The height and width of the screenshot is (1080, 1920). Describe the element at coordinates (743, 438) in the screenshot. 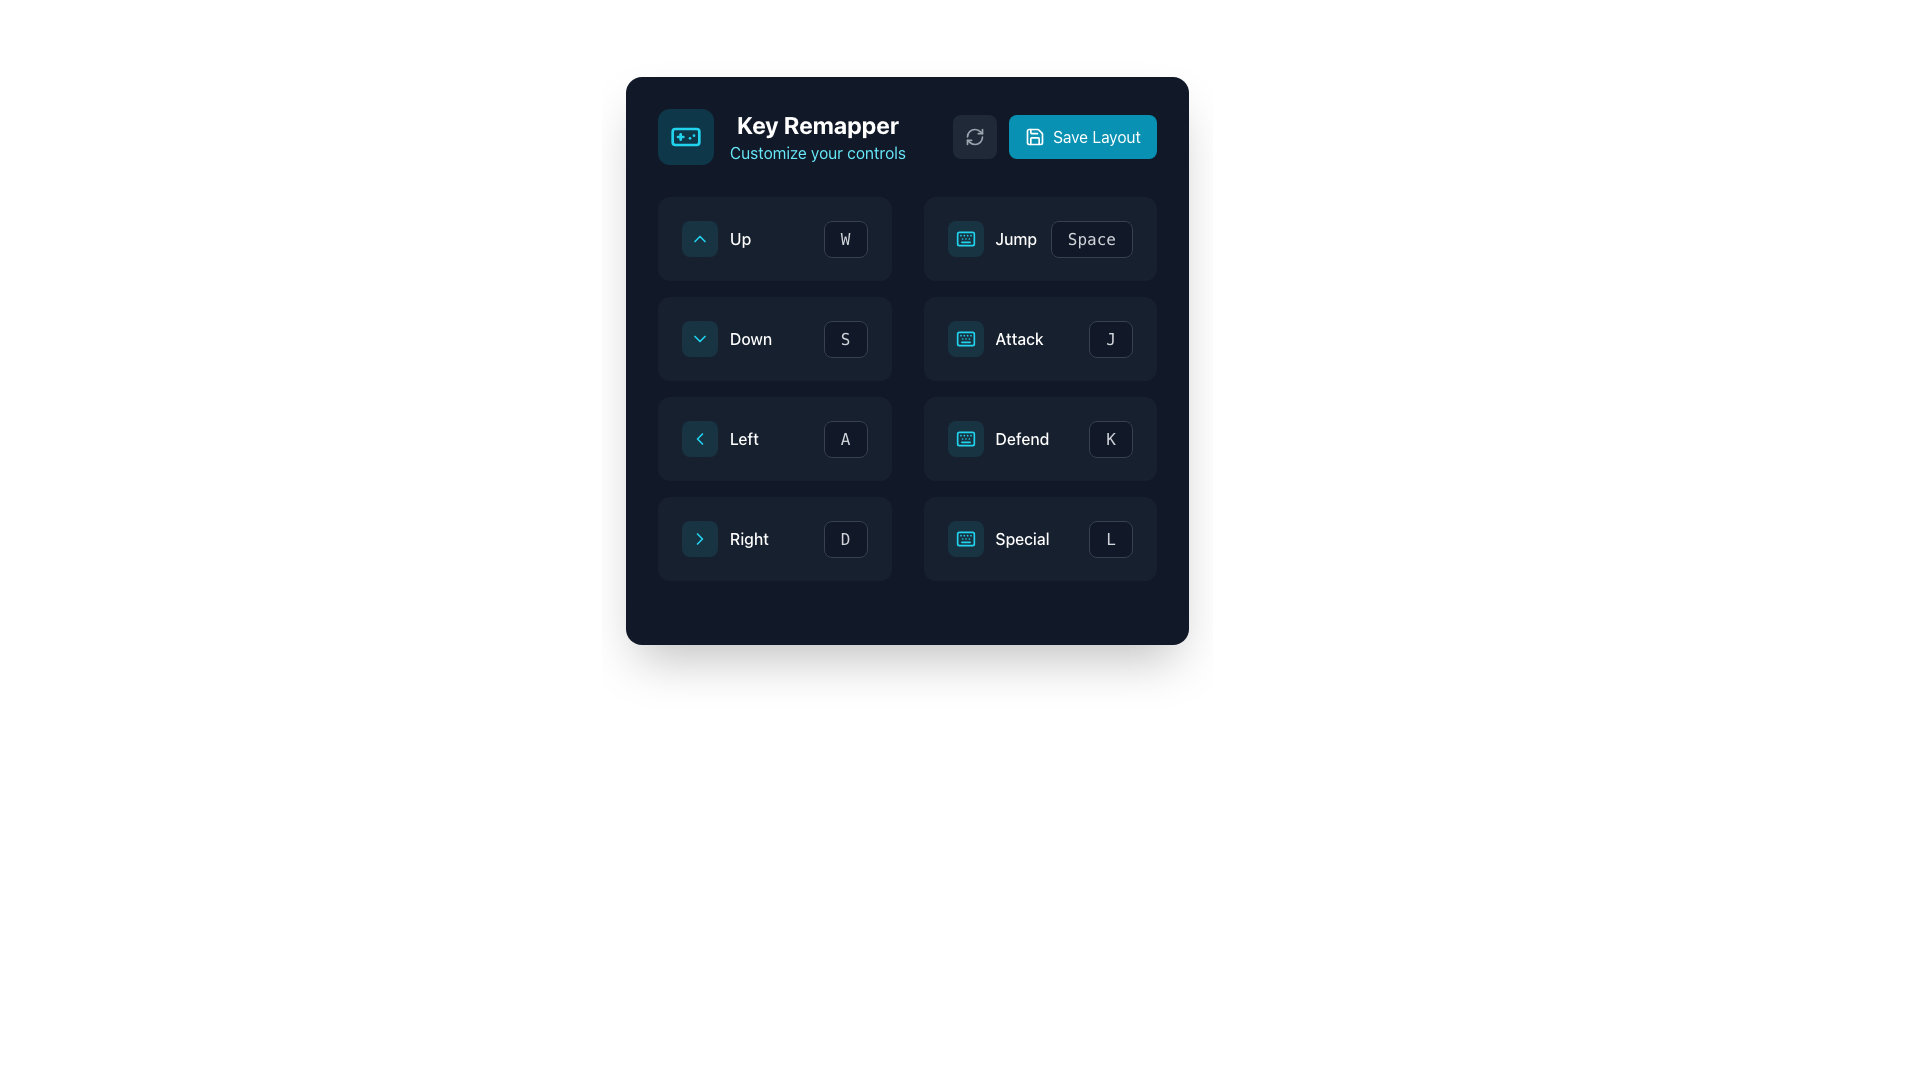

I see `text label displaying 'Left', which is styled in white font and is positioned between a left arrow and the key label 'A'` at that location.